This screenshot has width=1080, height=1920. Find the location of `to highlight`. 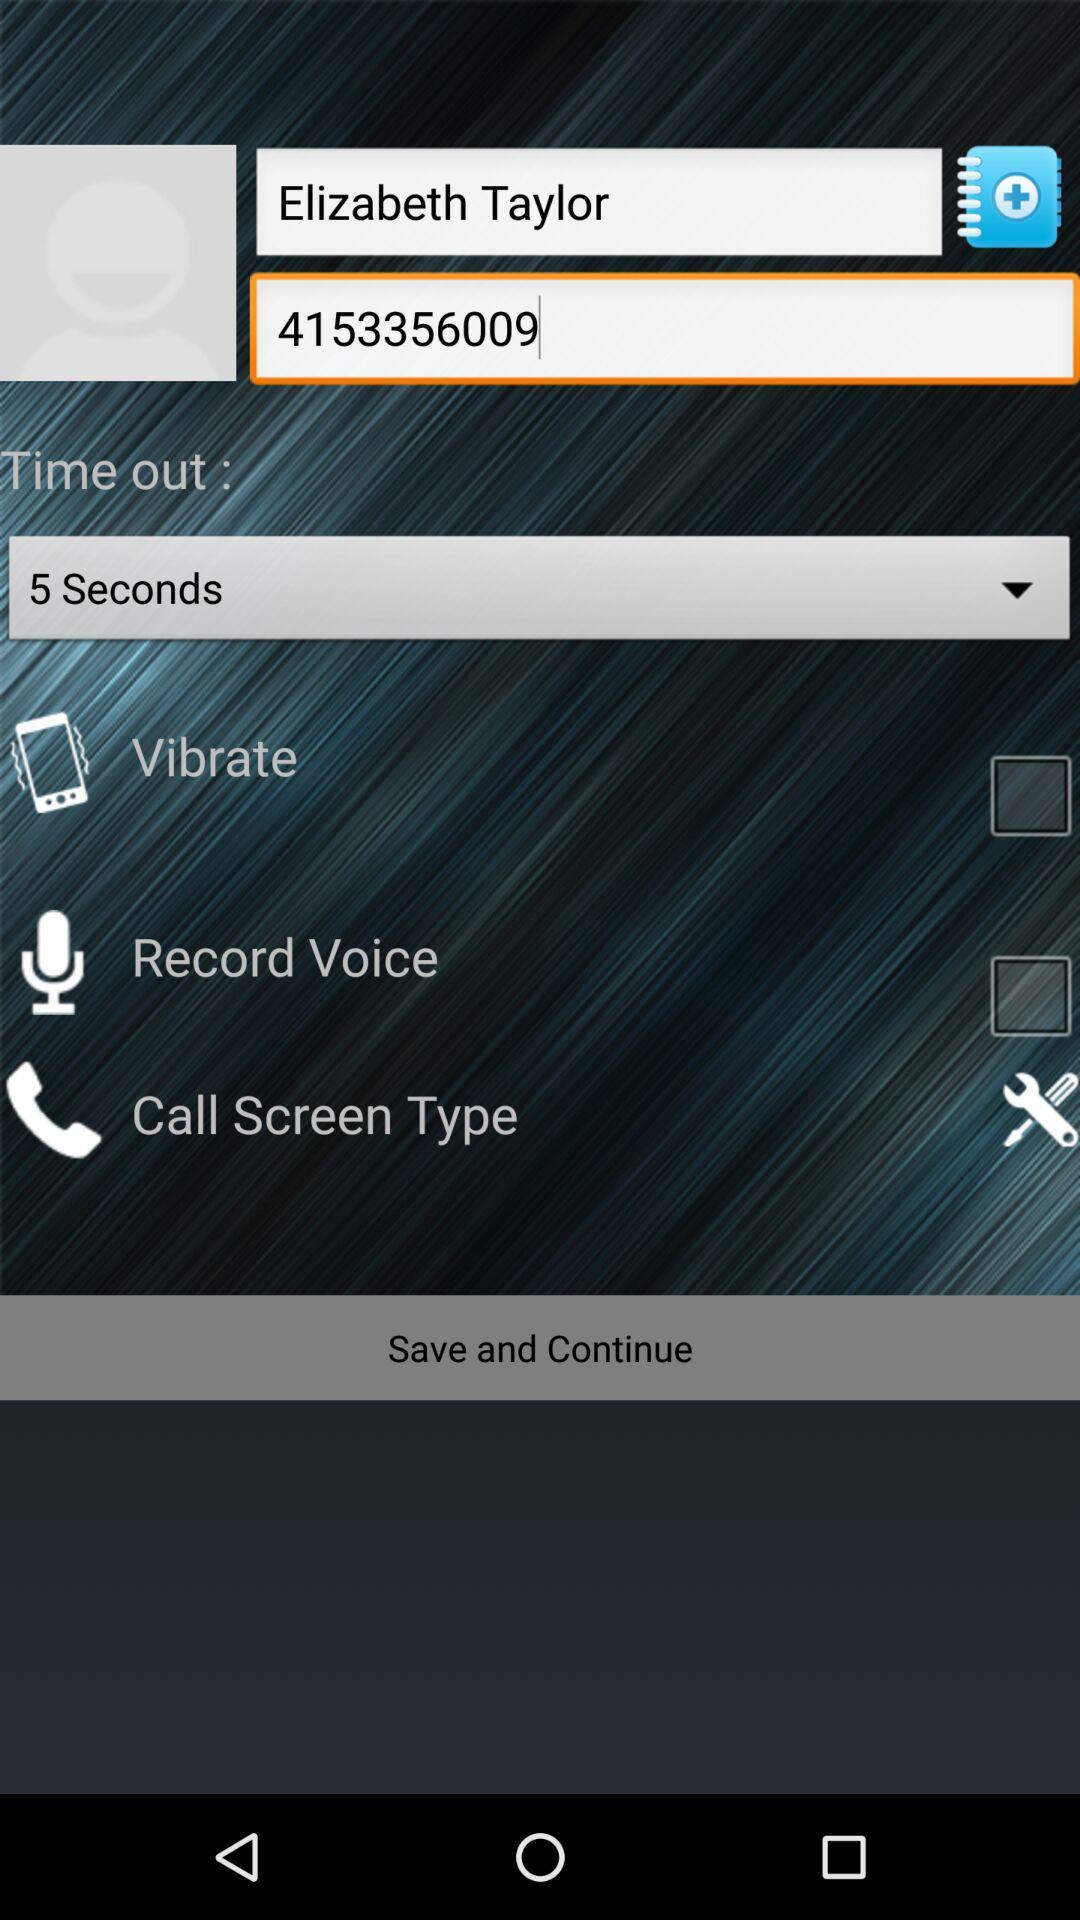

to highlight is located at coordinates (1030, 793).